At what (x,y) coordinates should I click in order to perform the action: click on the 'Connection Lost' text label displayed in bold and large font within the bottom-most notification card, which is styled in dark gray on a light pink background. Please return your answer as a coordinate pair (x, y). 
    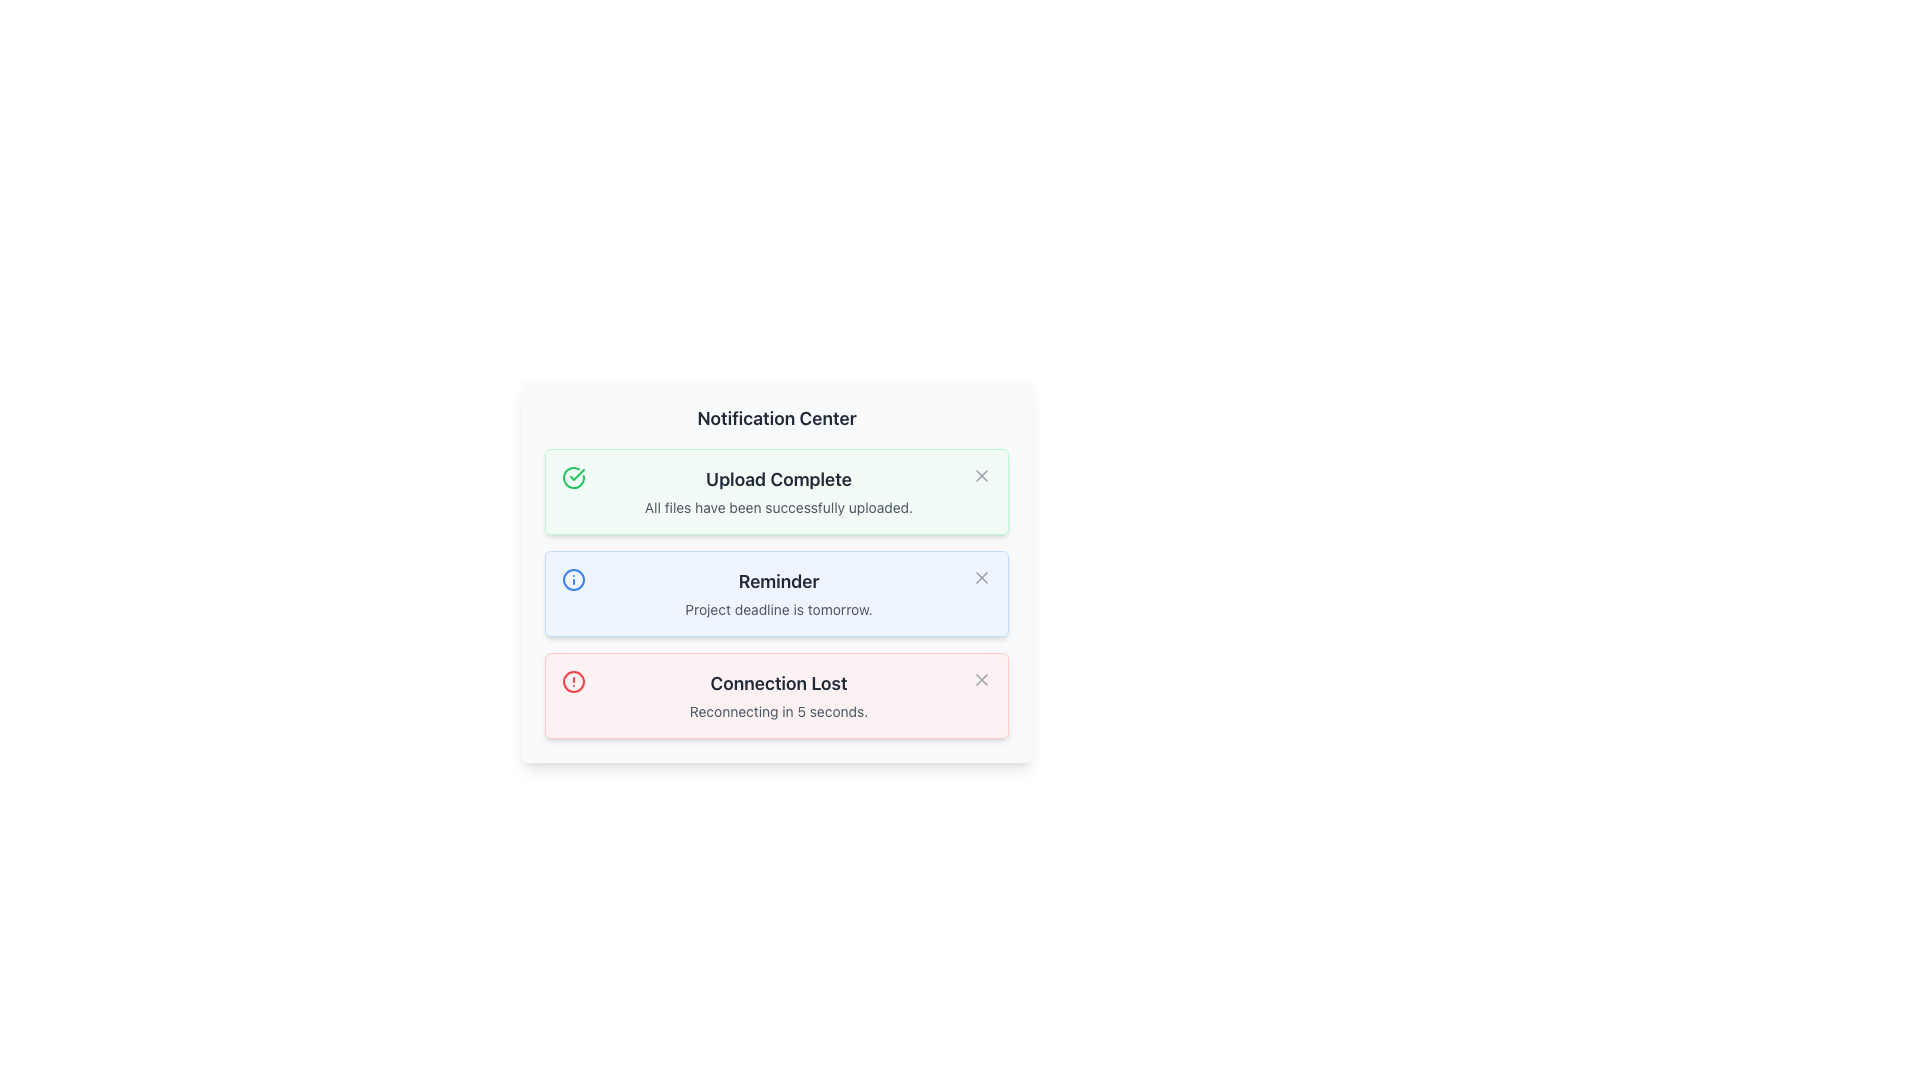
    Looking at the image, I should click on (777, 682).